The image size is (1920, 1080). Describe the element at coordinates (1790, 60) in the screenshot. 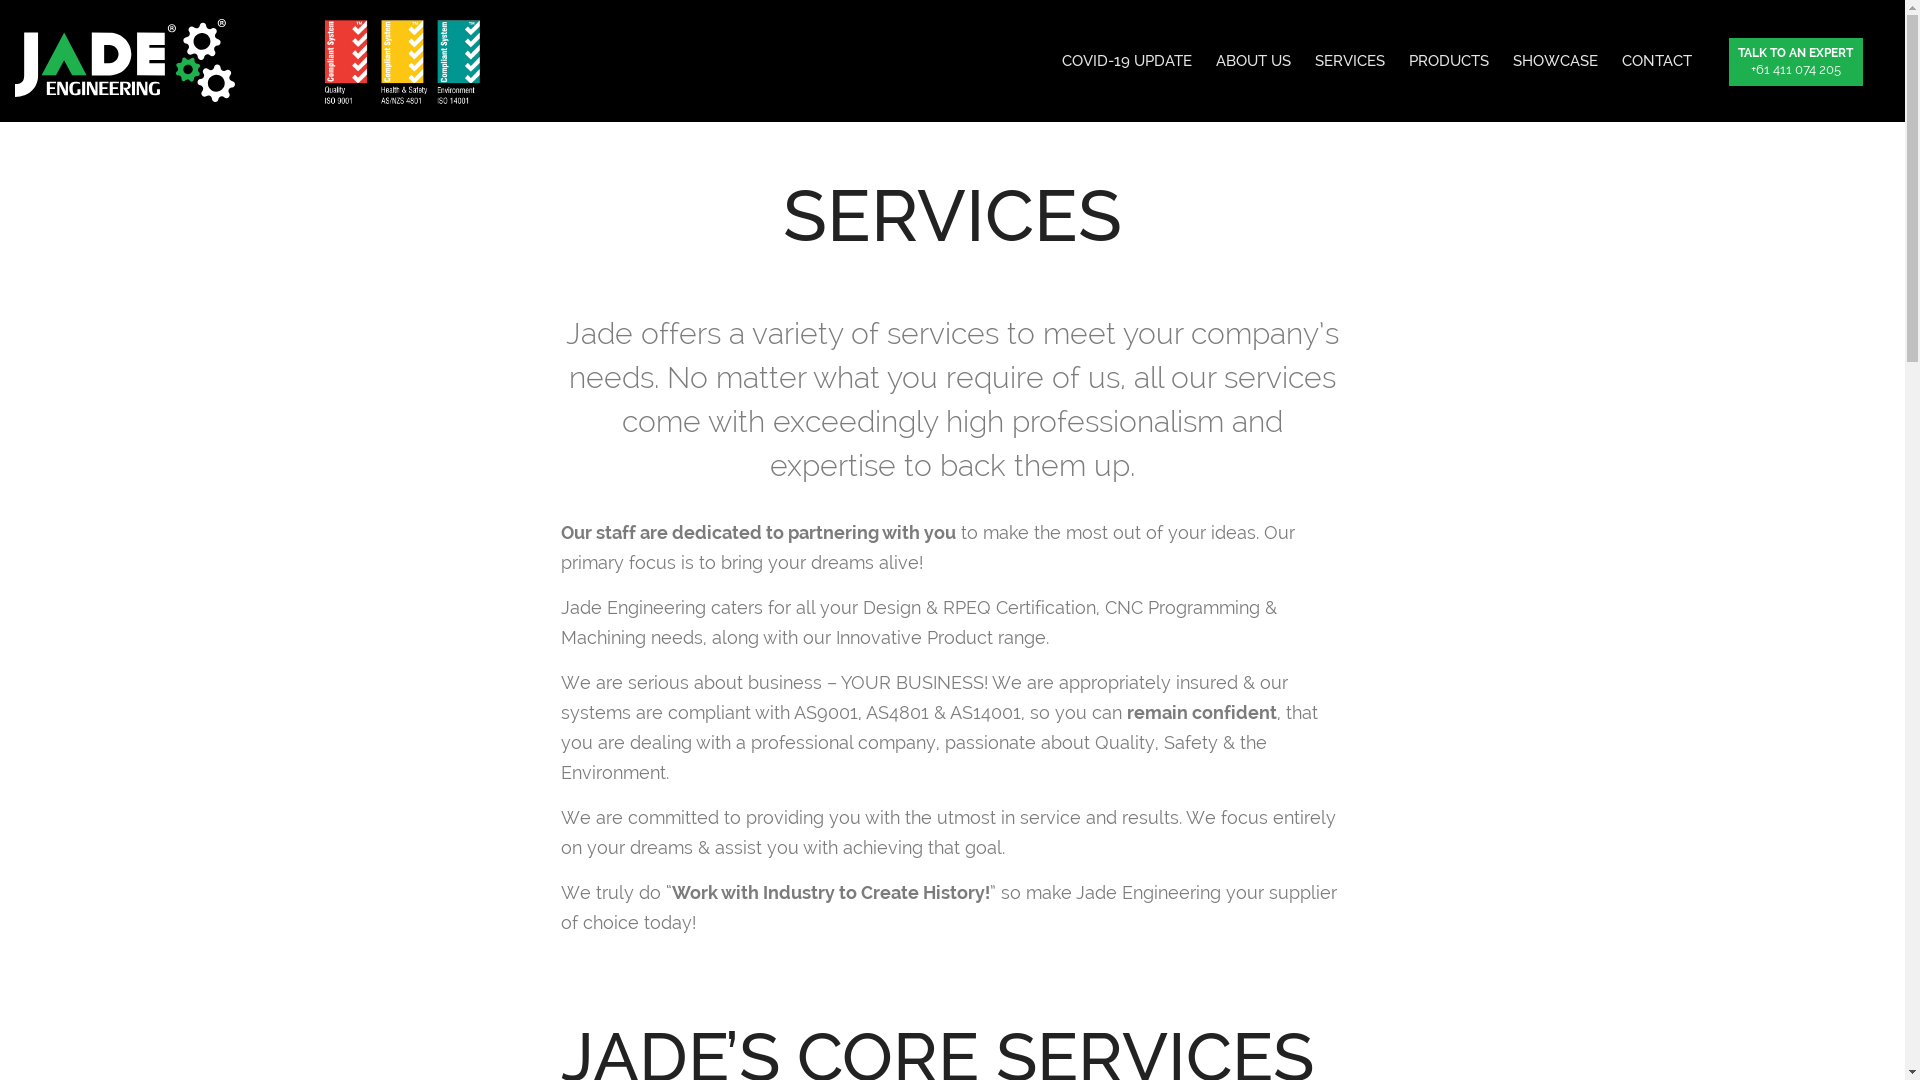

I see `'TALK TO AN EXPERT` at that location.